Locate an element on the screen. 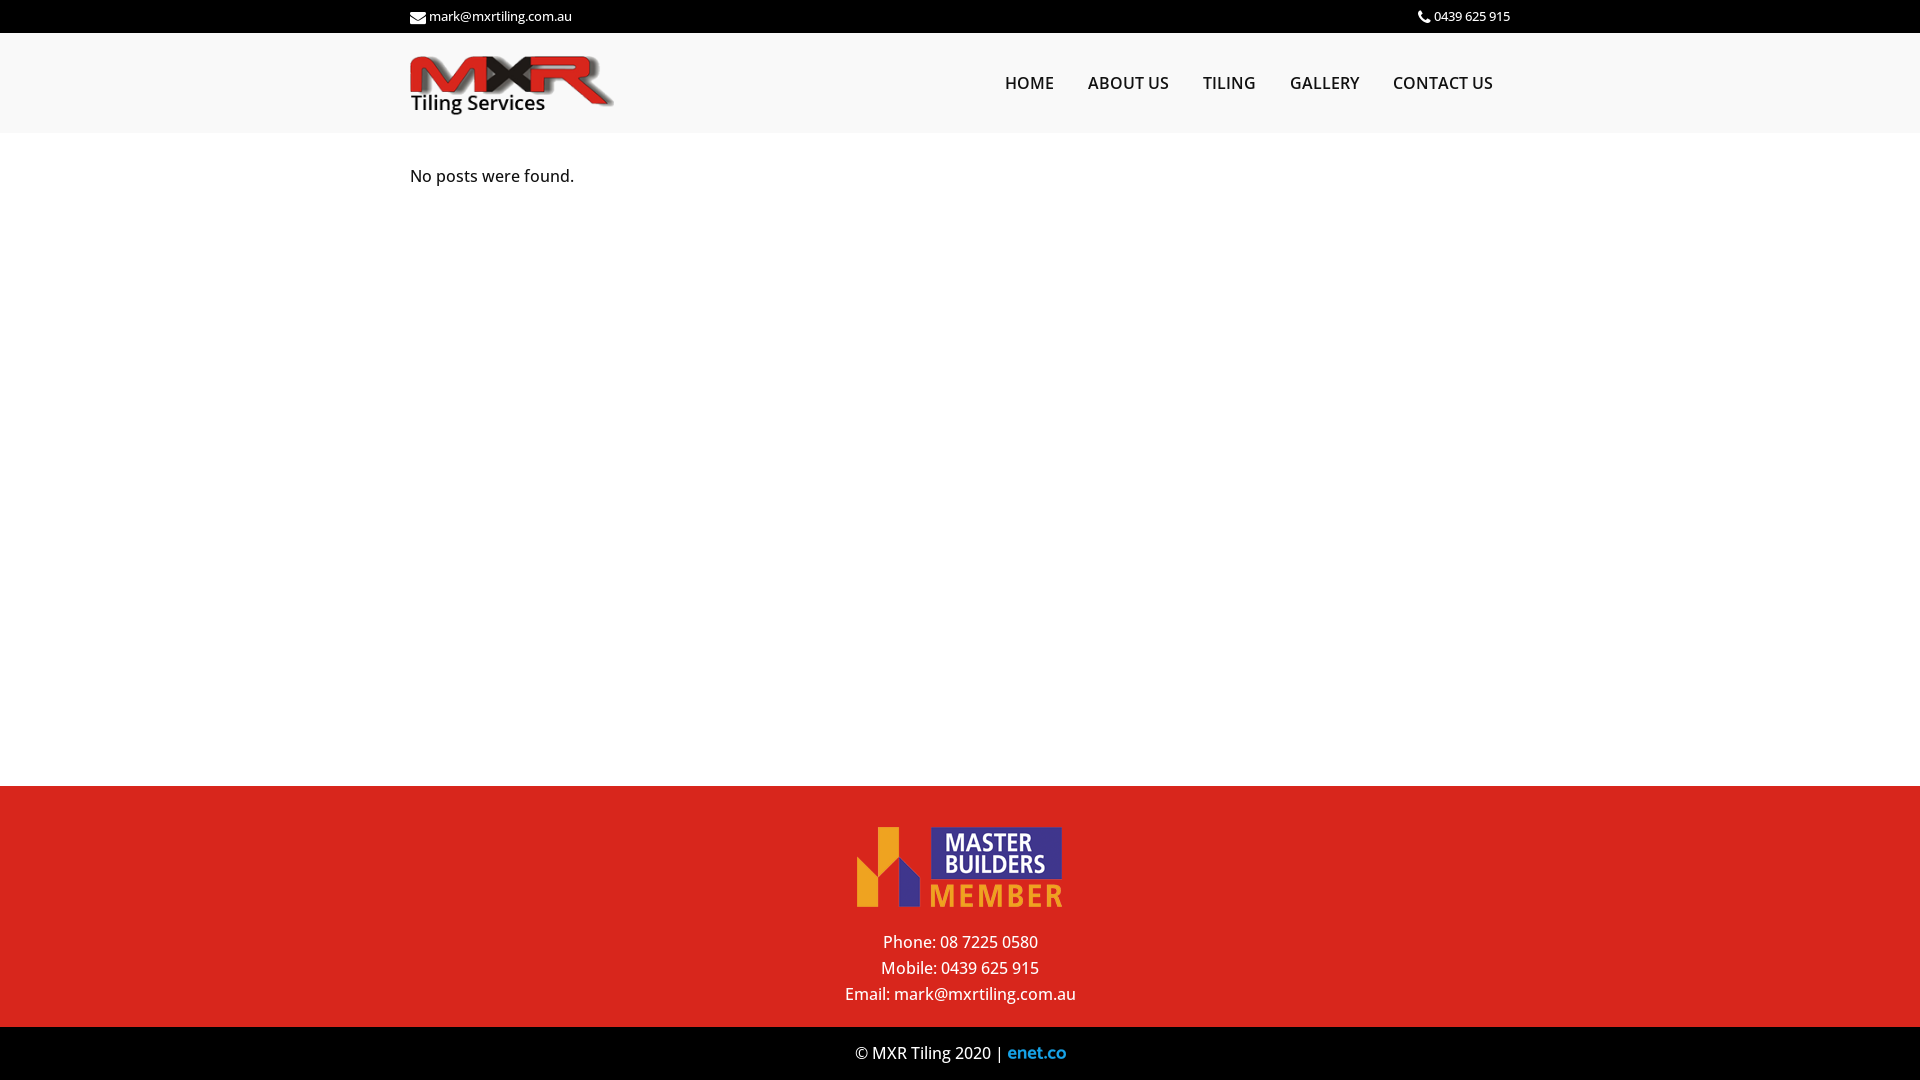 Image resolution: width=1920 pixels, height=1080 pixels. 'GALLERY' is located at coordinates (1271, 82).